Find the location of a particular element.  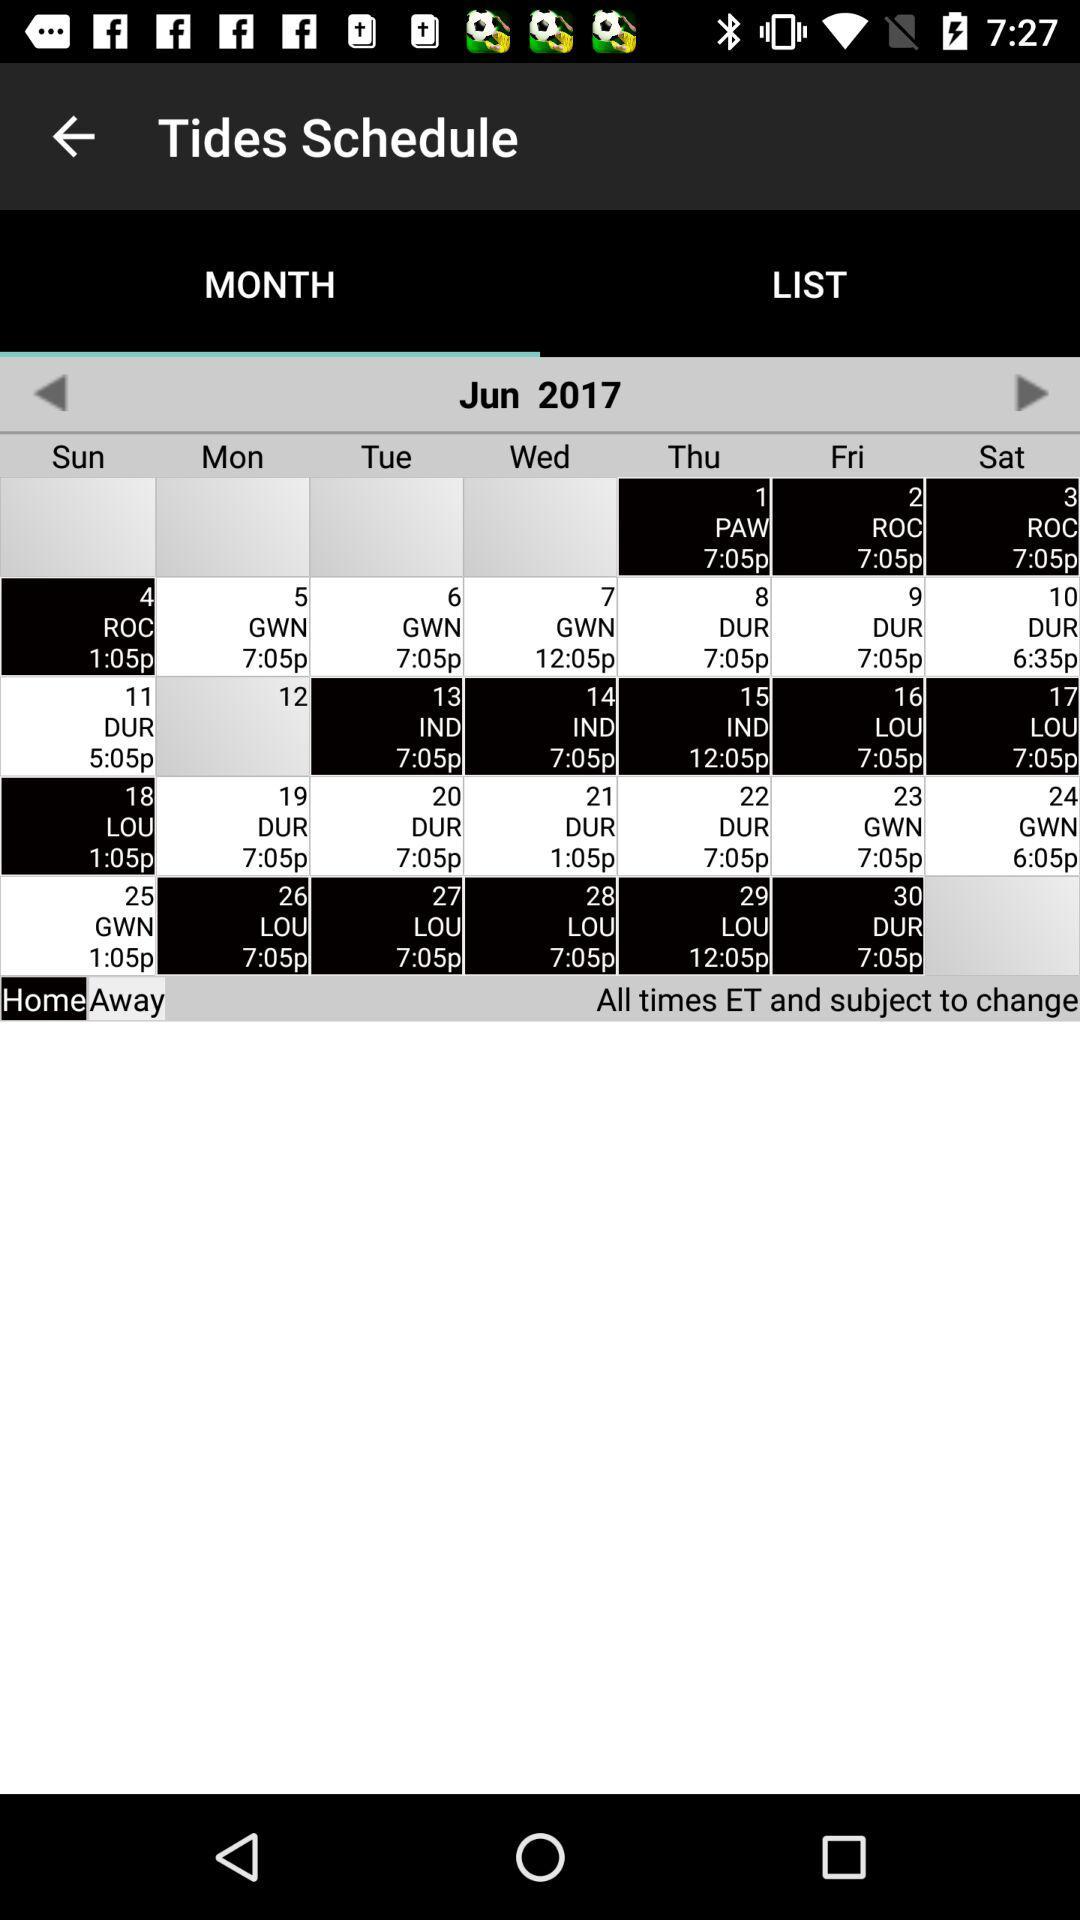

the icon next to month is located at coordinates (48, 392).